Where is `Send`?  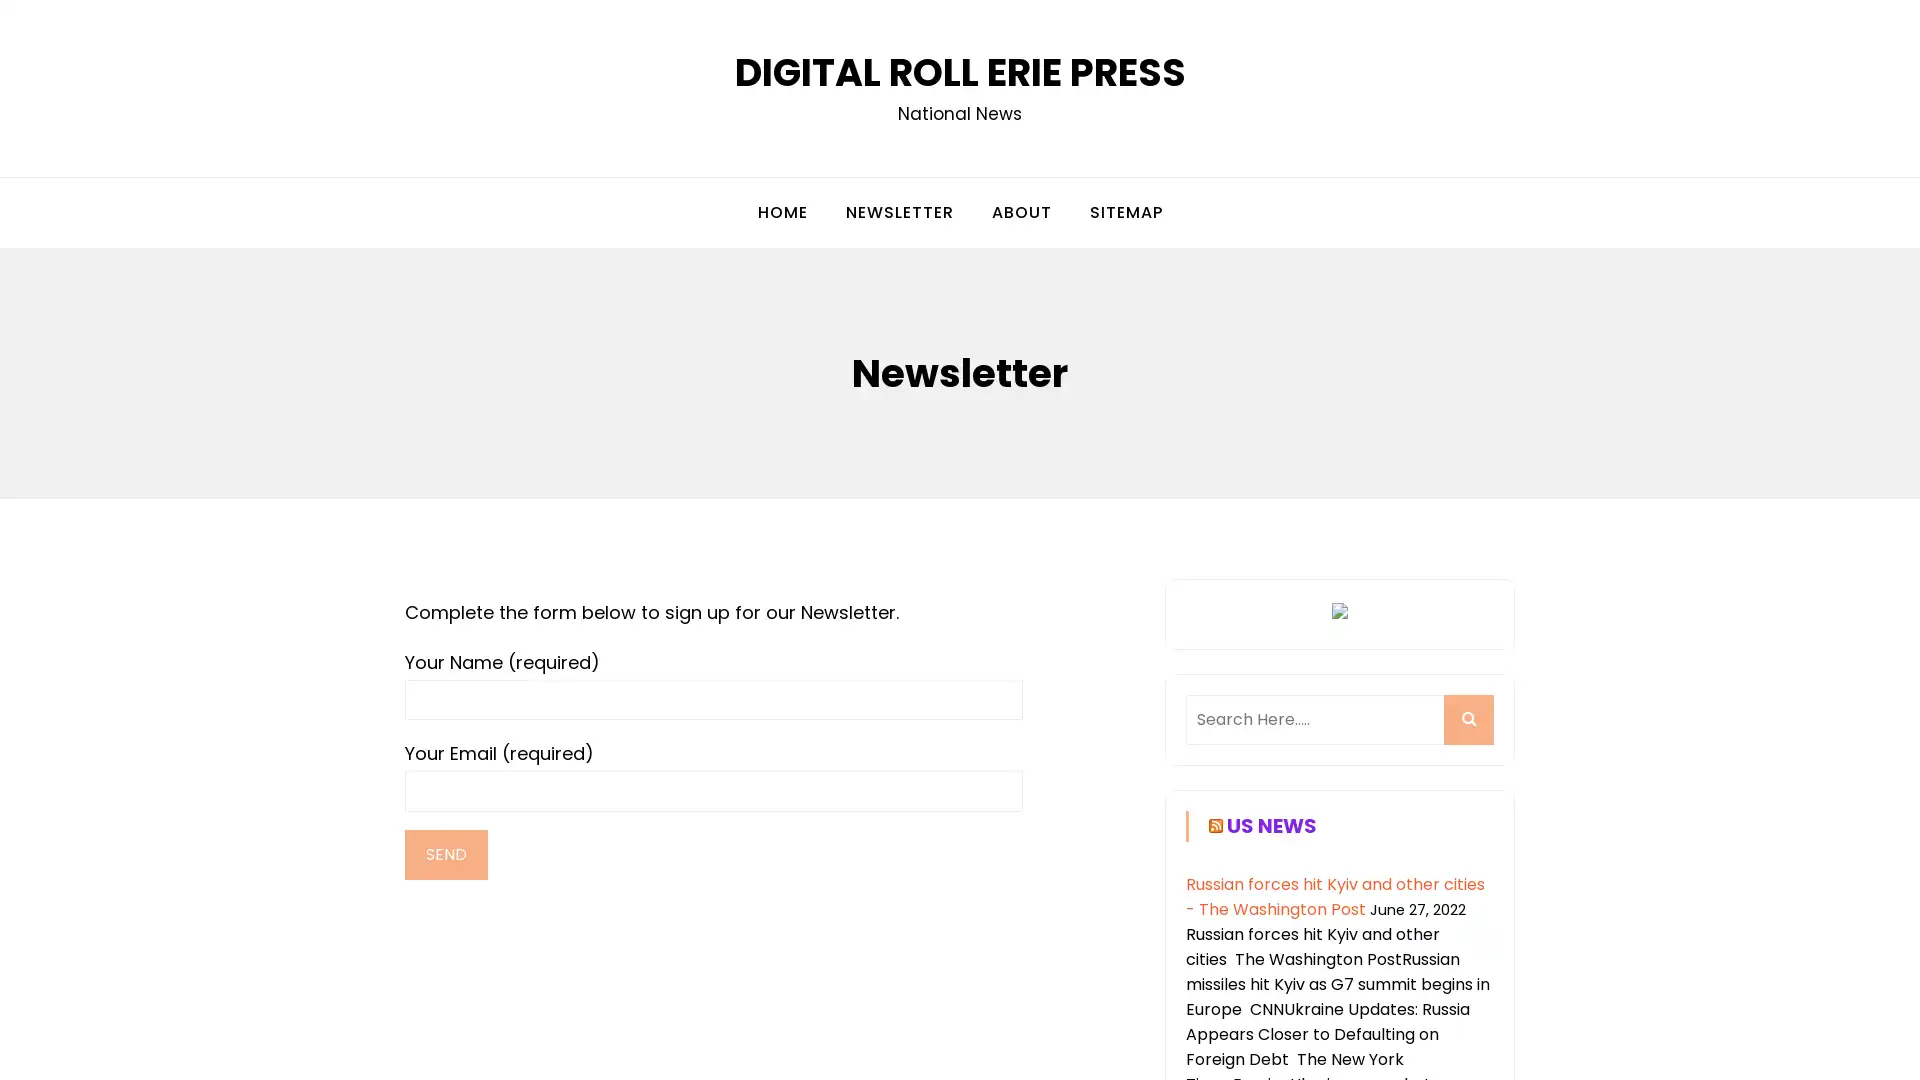
Send is located at coordinates (445, 854).